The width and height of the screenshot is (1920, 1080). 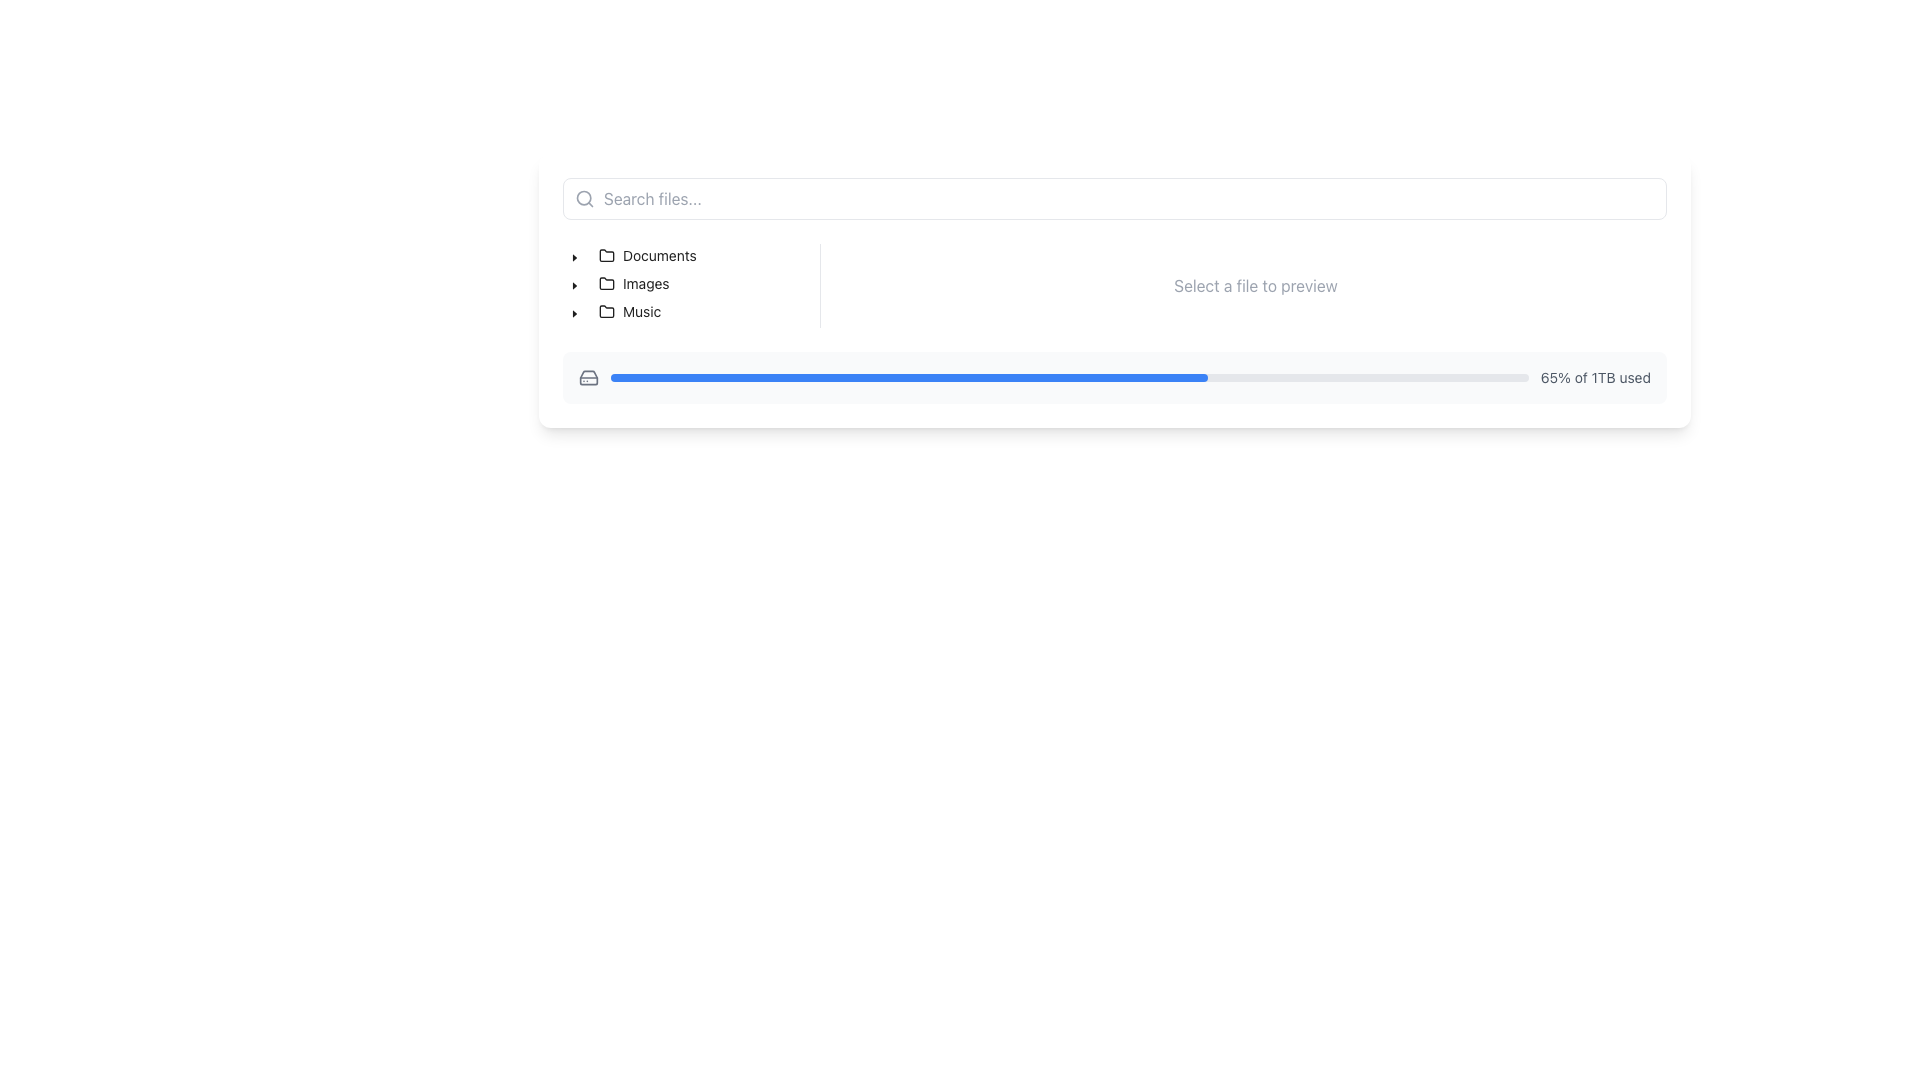 I want to click on the triangular expander toggle icon, so click(x=574, y=254).